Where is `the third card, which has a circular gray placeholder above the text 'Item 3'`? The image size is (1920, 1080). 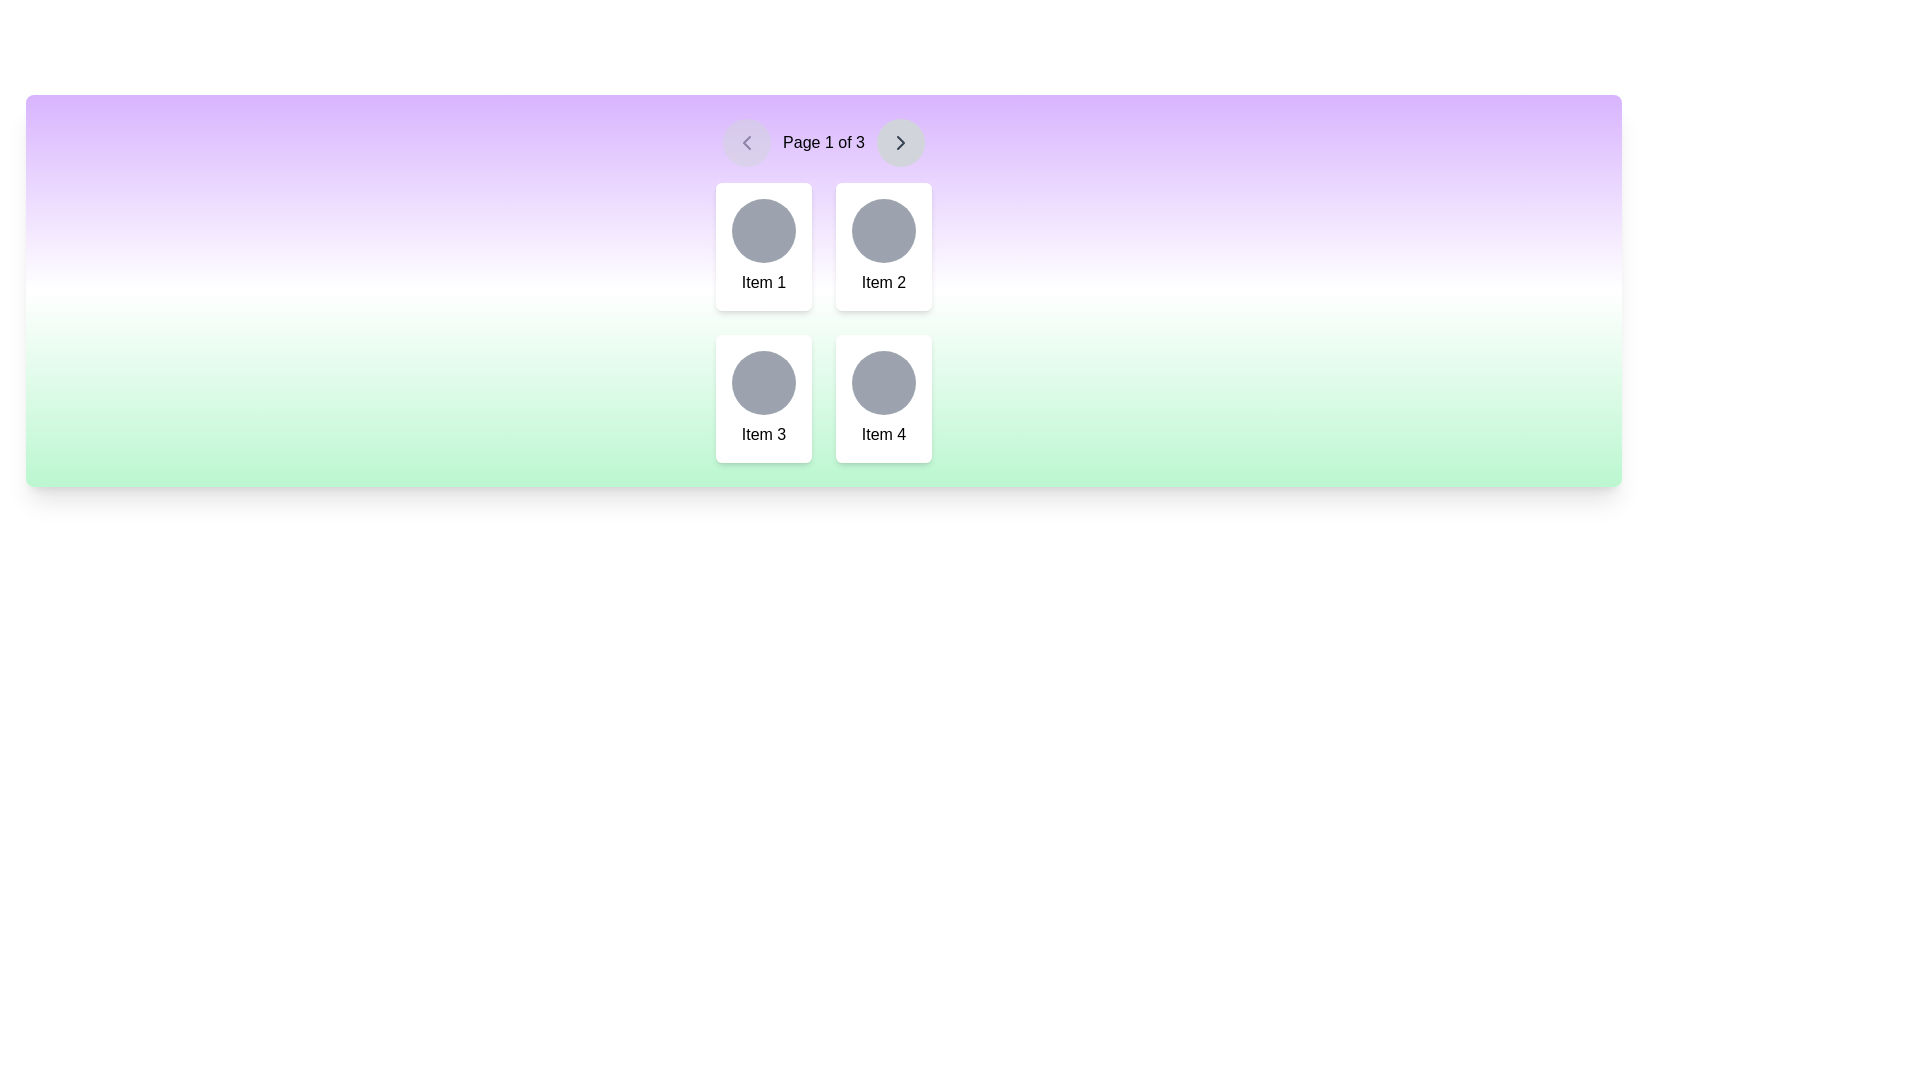 the third card, which has a circular gray placeholder above the text 'Item 3' is located at coordinates (762, 398).